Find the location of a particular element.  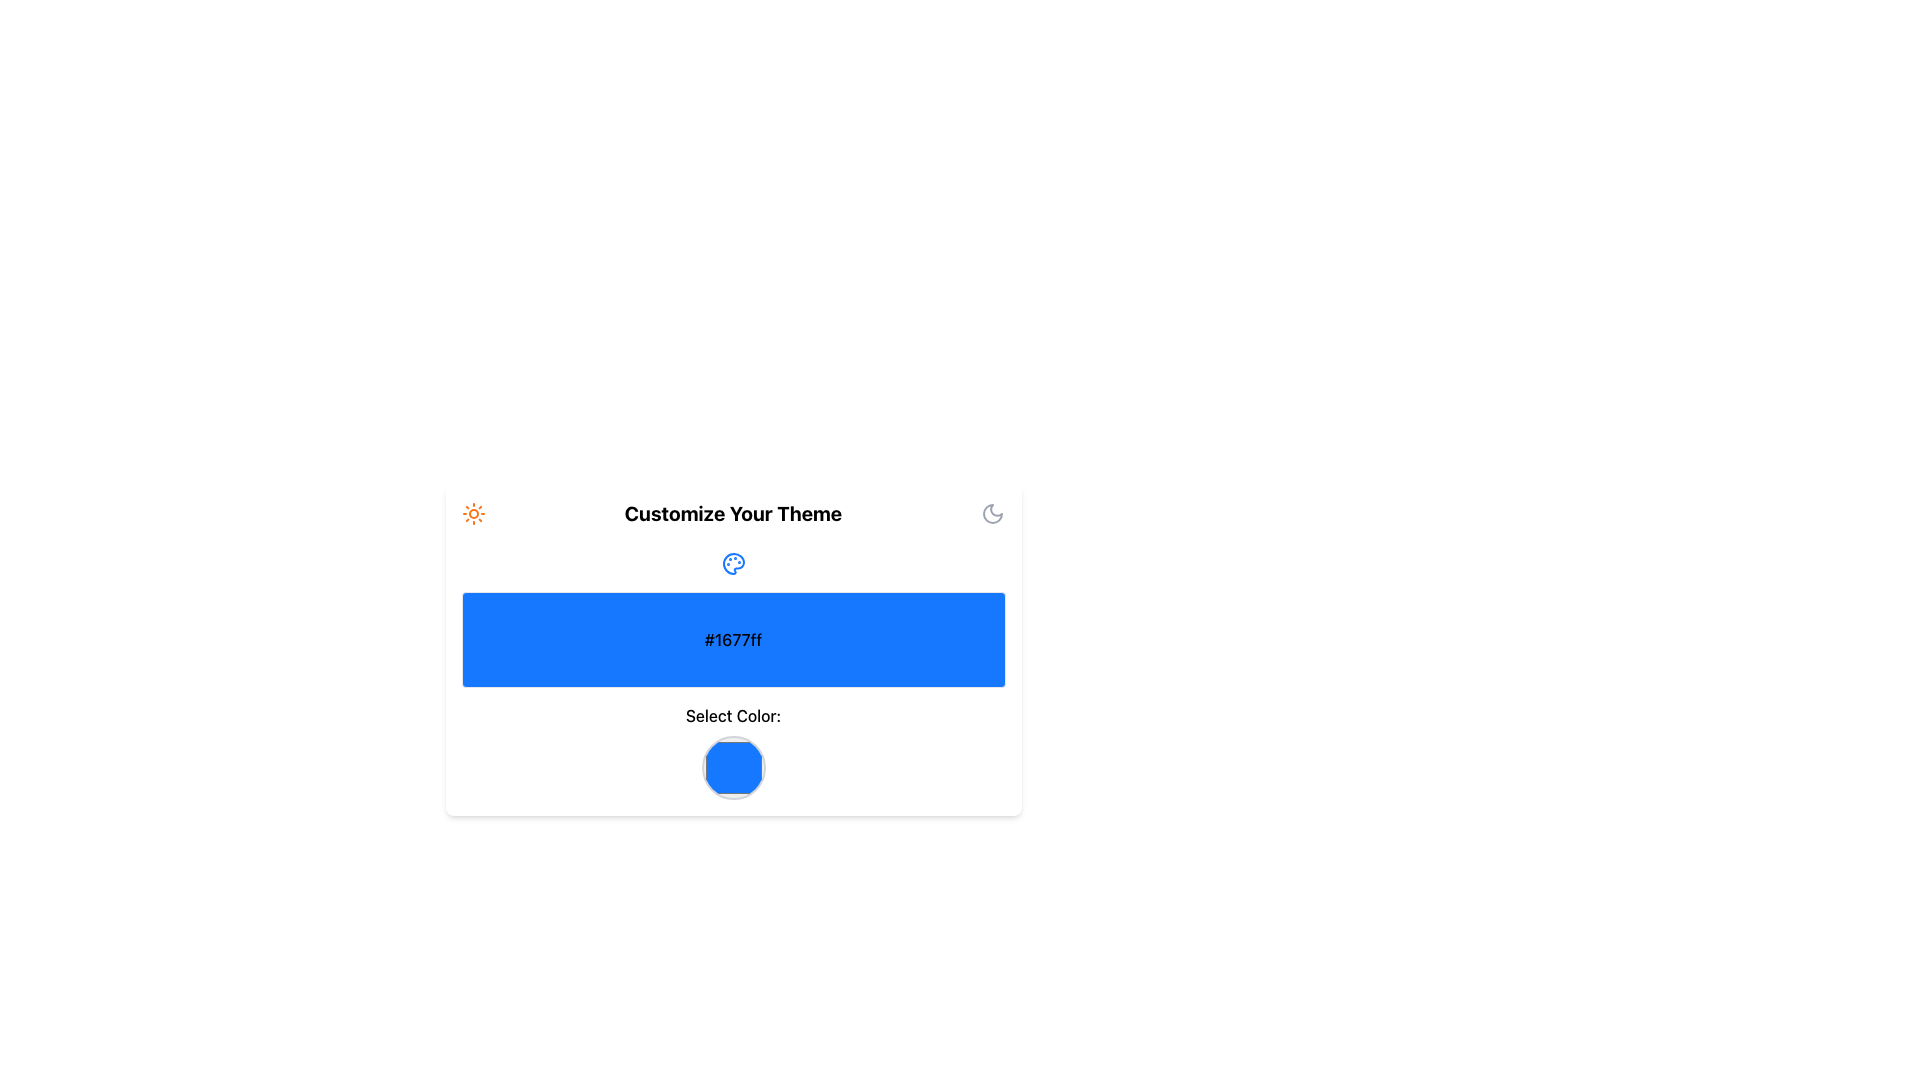

the theme customization icon located centrally at the top of the 'Customize Your Theme' panel is located at coordinates (732, 563).